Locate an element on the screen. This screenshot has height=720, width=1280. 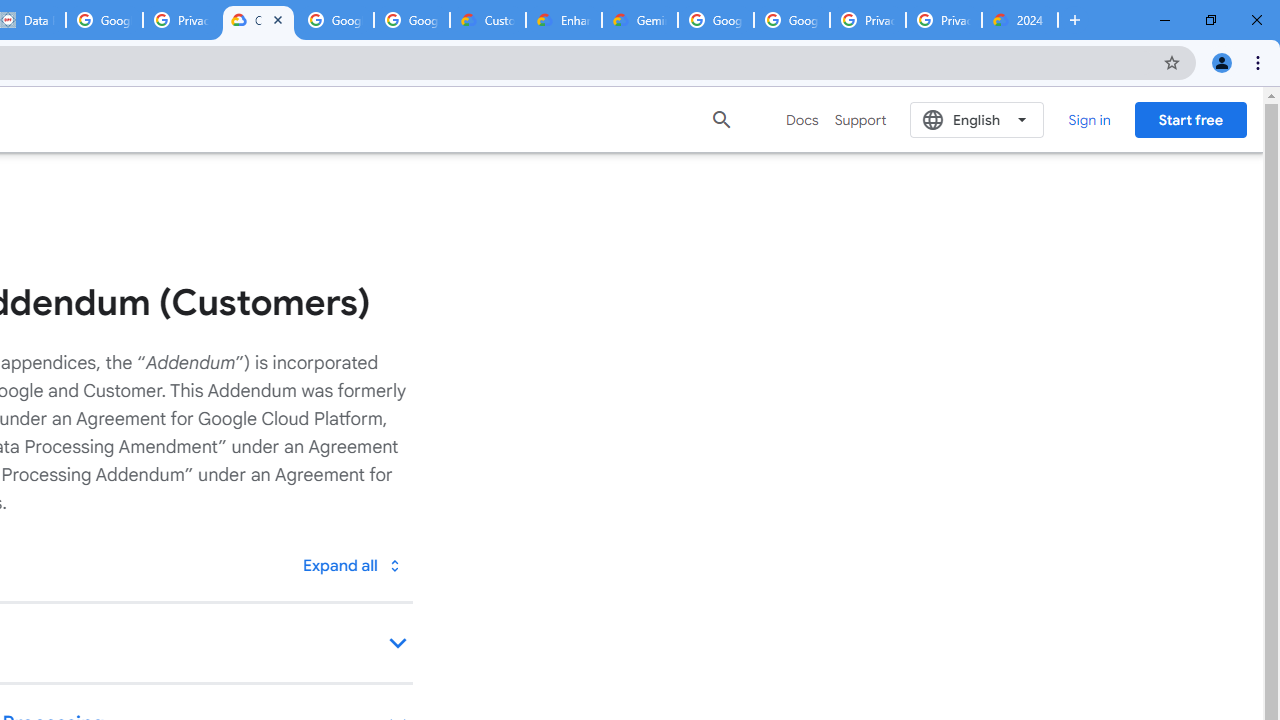
'Toggle all' is located at coordinates (351, 564).